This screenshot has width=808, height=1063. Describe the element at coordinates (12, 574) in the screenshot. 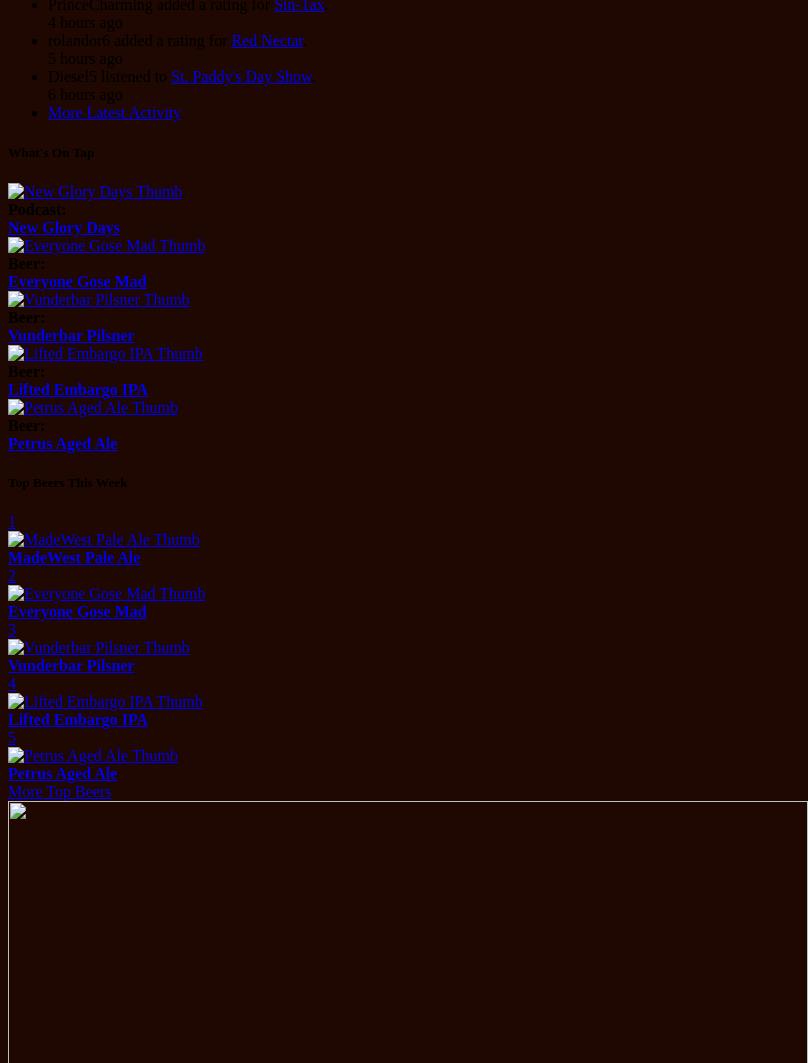

I see `'2'` at that location.